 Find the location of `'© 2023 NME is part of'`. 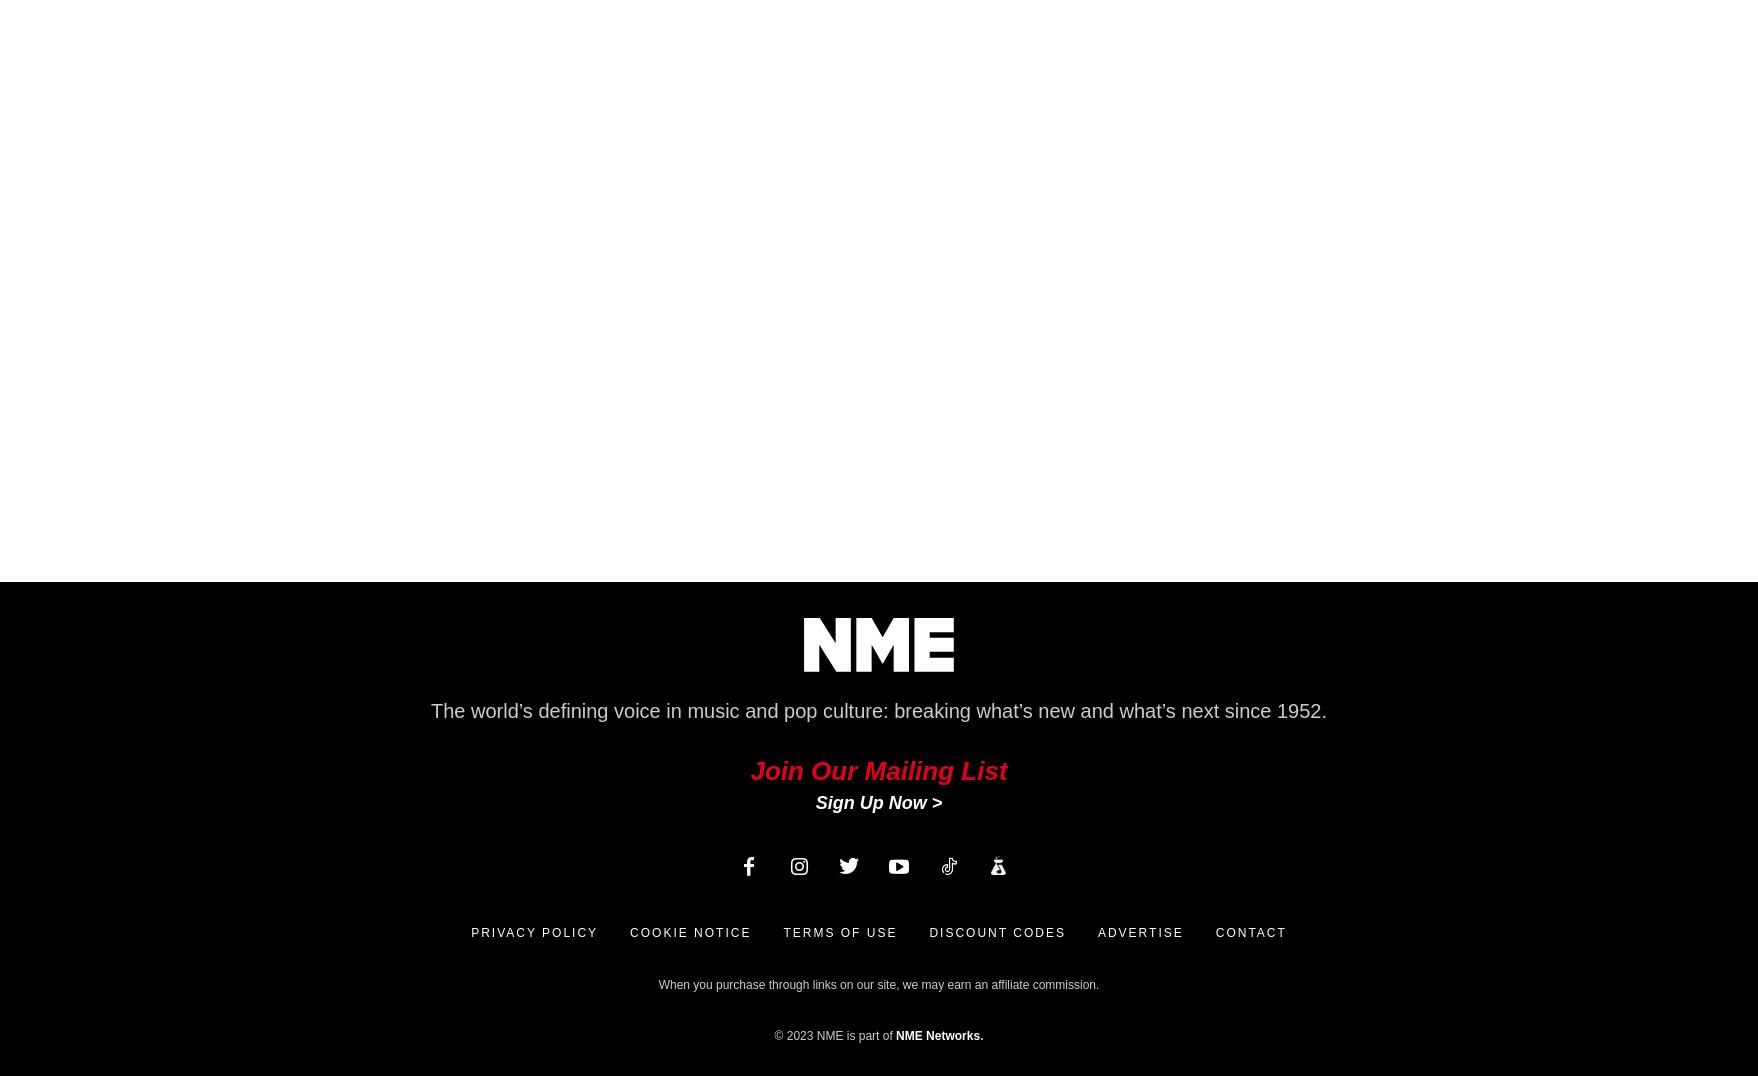

'© 2023 NME is part of' is located at coordinates (834, 1035).